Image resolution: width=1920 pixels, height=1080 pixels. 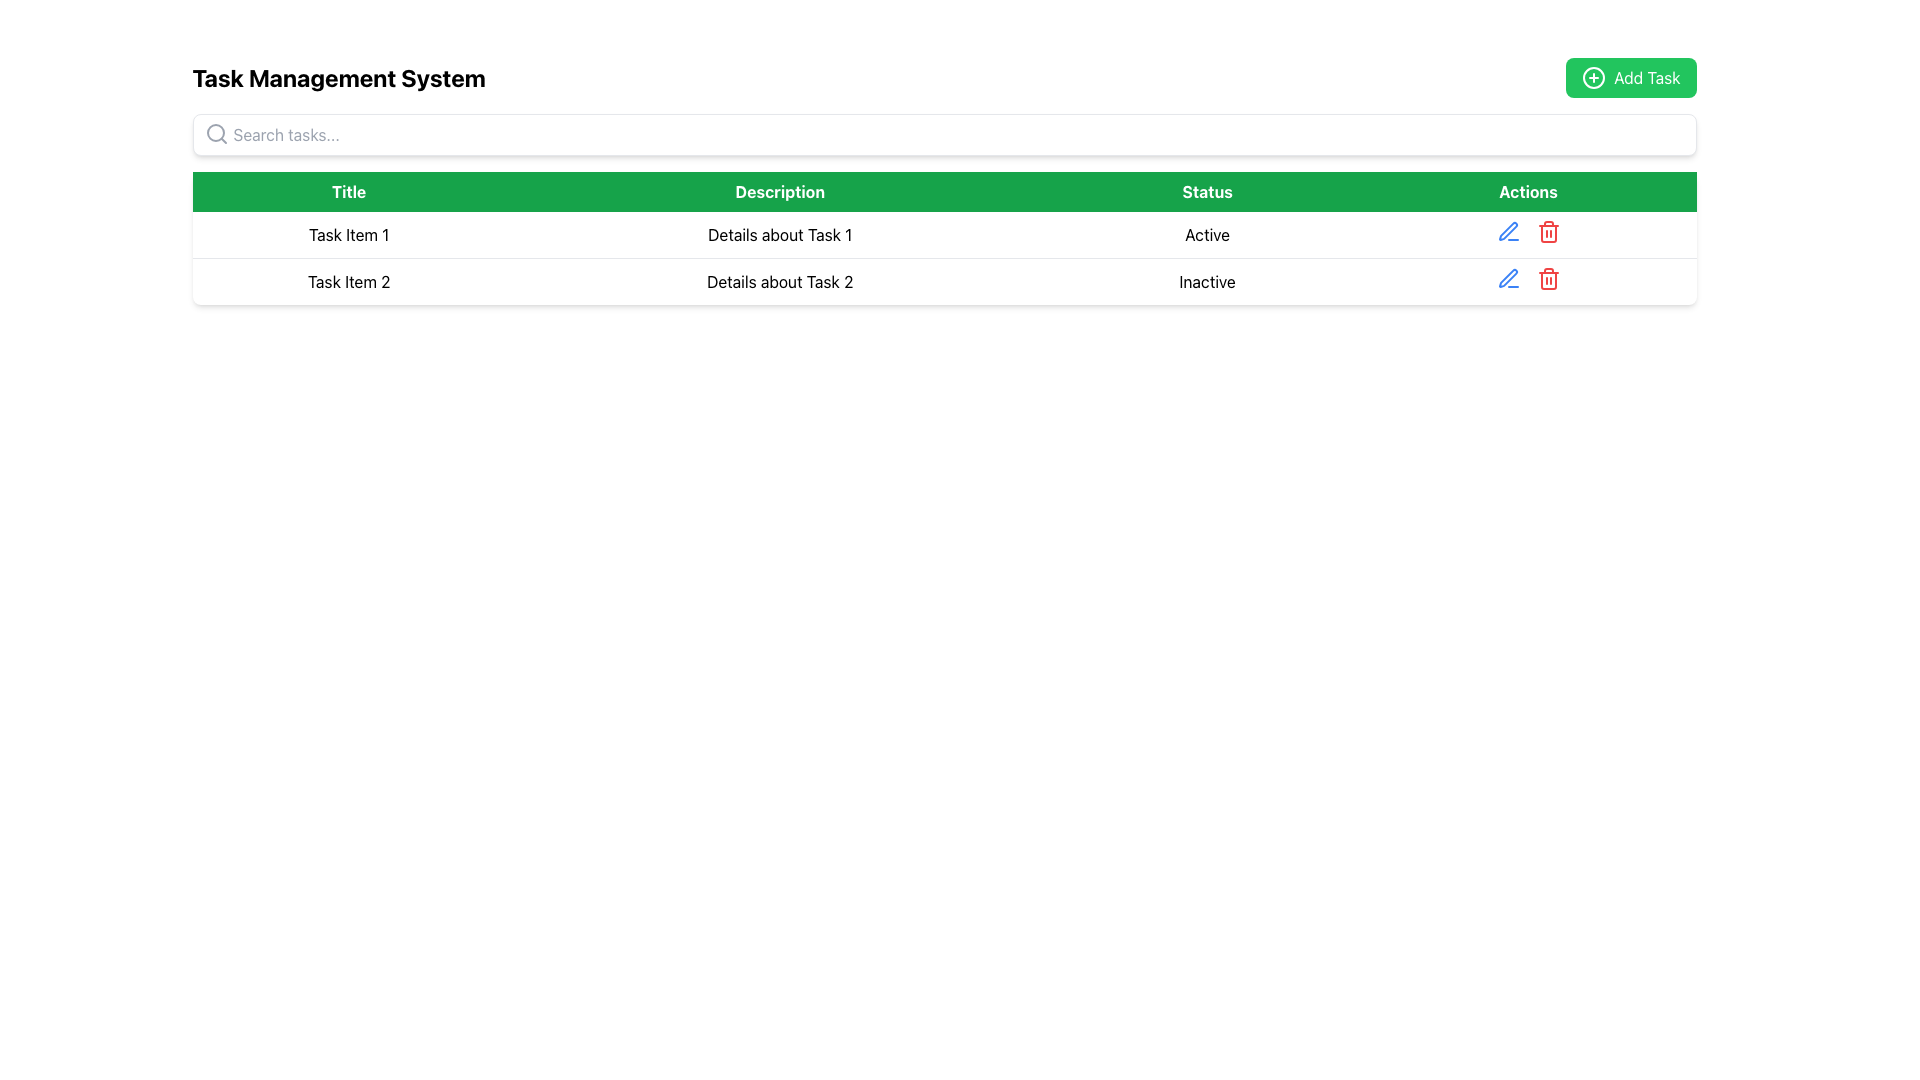 I want to click on the icon located at the top-right corner of the interface inside the green rectangular 'Add Task' button, so click(x=1593, y=76).